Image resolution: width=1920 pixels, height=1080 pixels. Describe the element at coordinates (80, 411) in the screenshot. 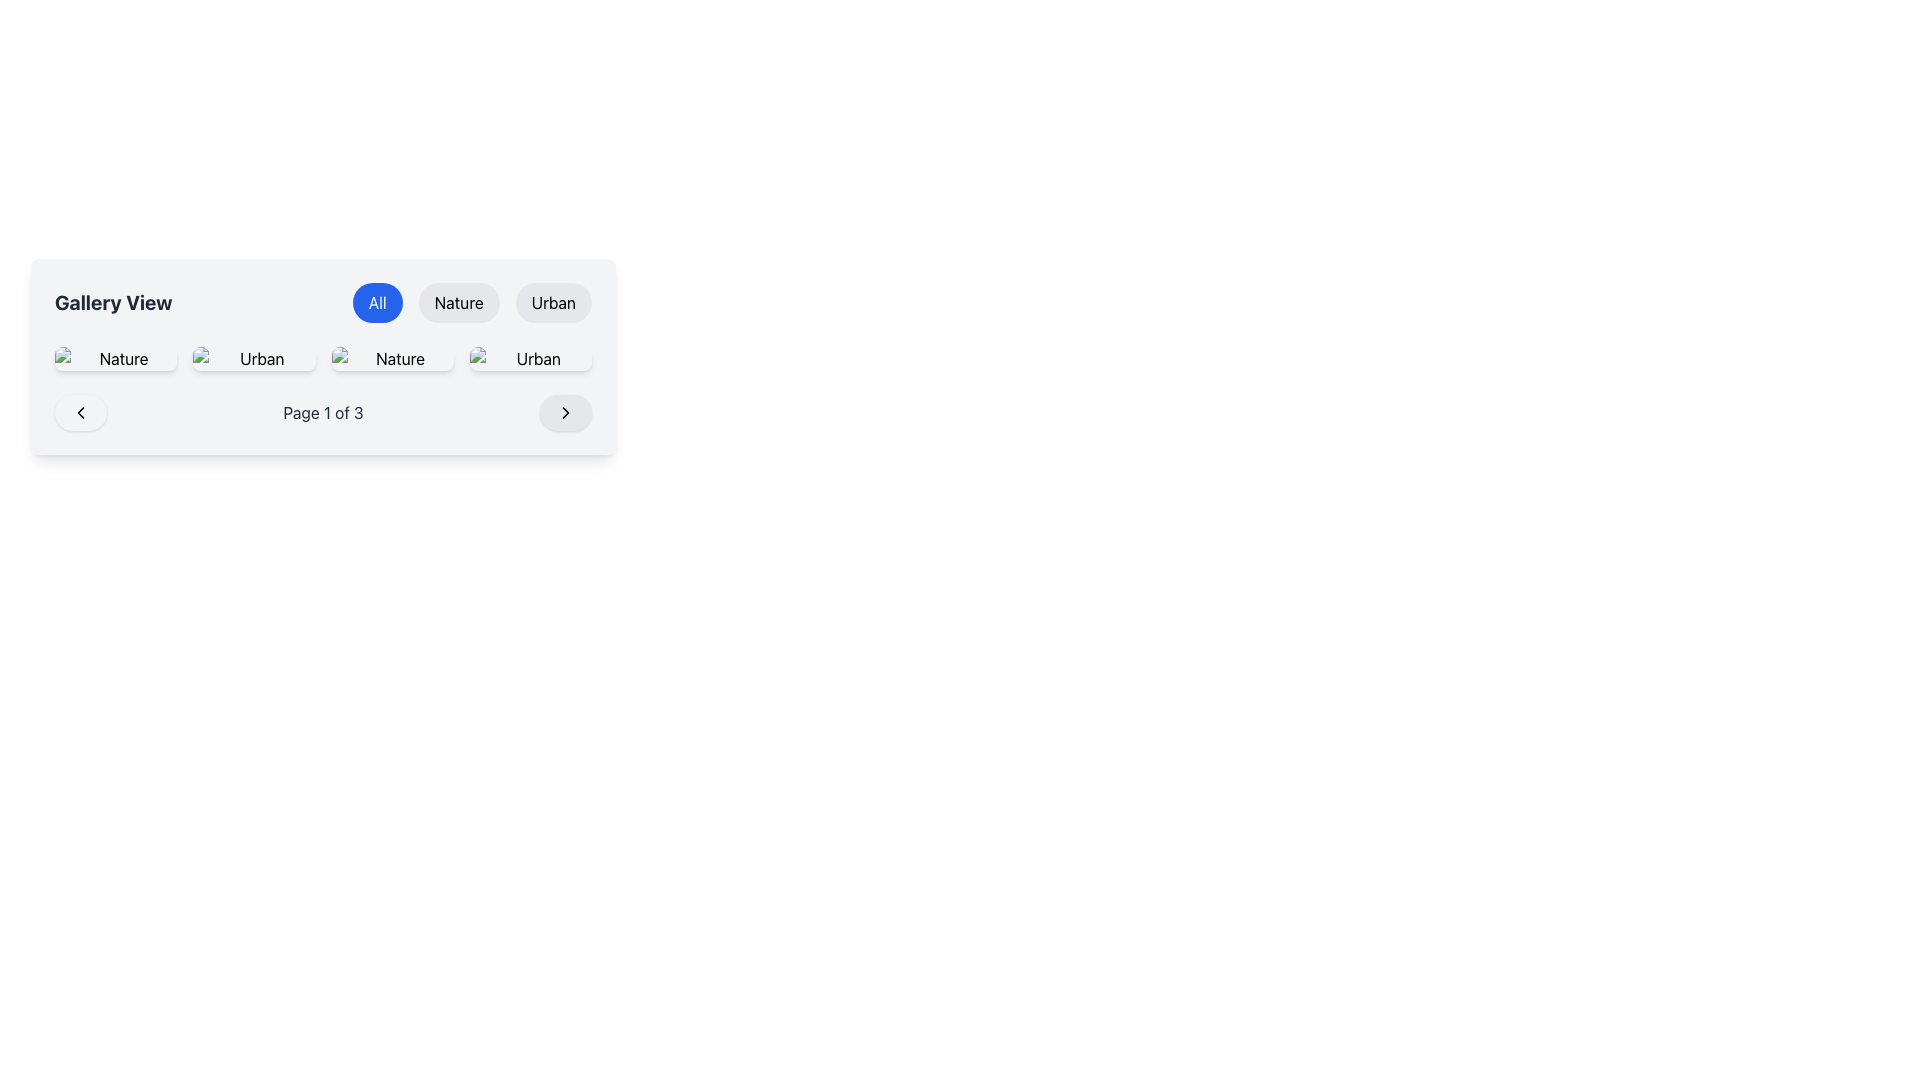

I see `the navigation button located to the left of the 'Page 1 of 3' text` at that location.